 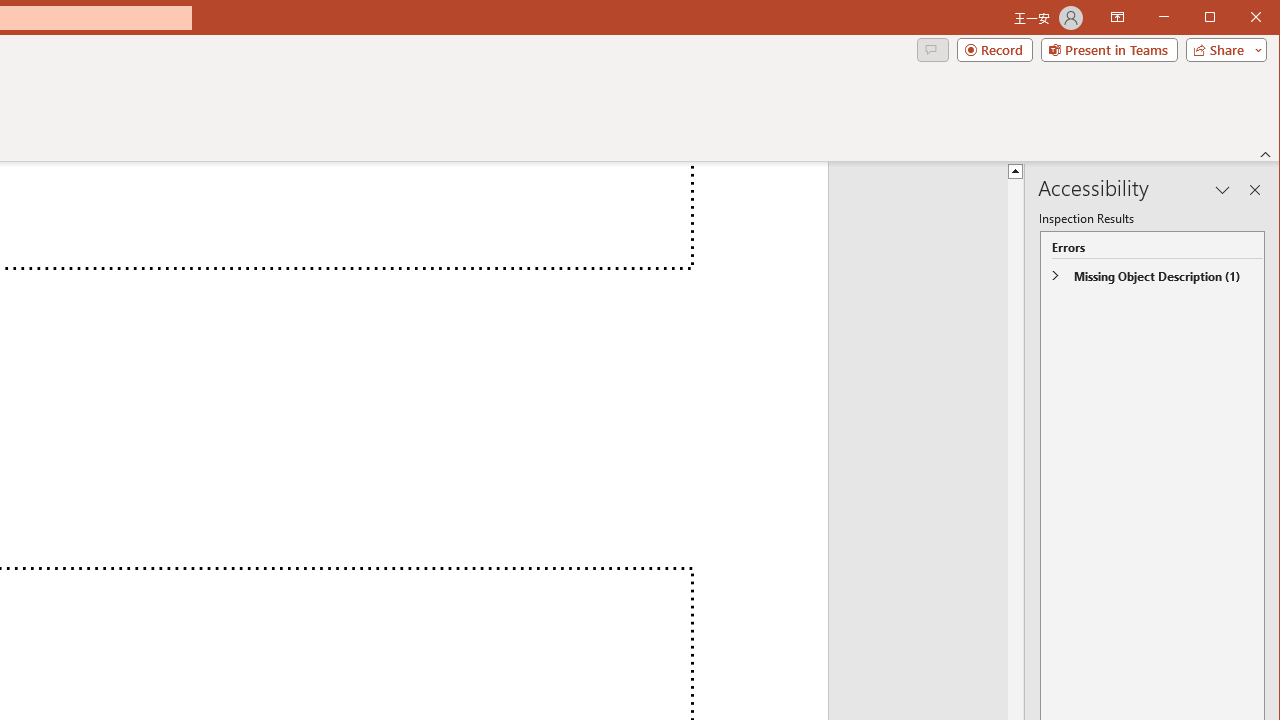 I want to click on 'Minimize', so click(x=1215, y=19).